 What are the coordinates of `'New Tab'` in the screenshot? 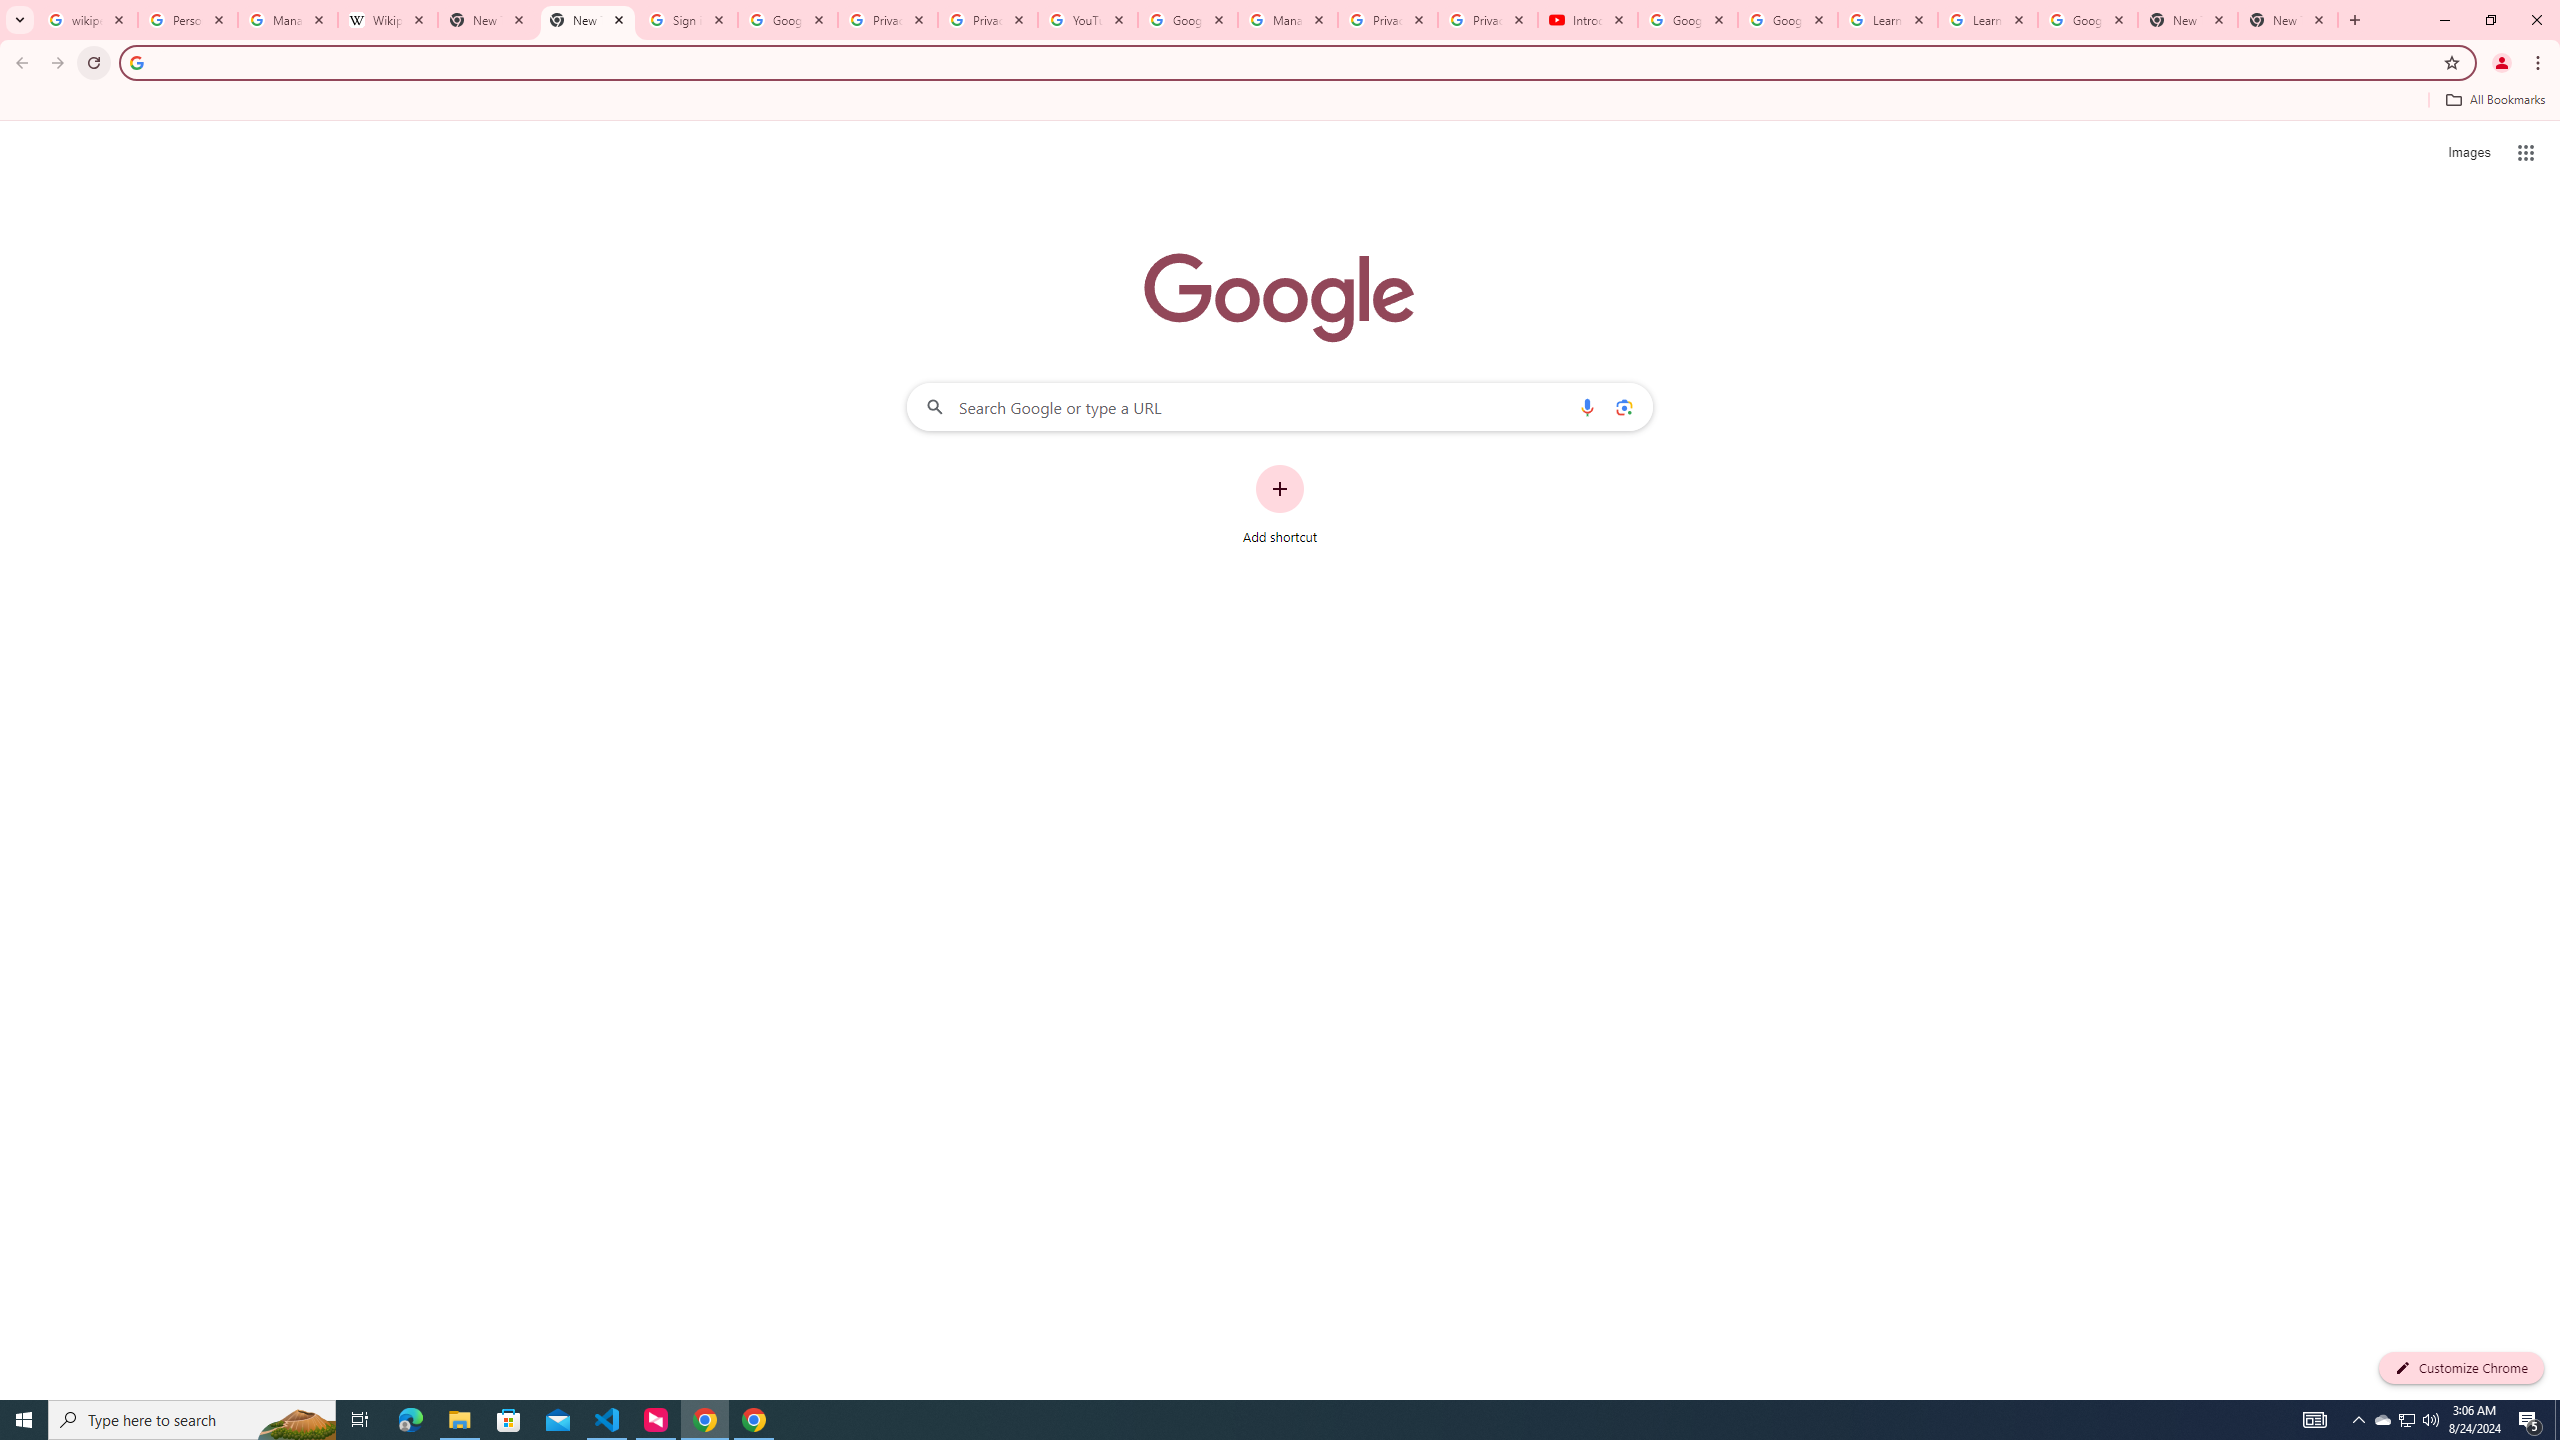 It's located at (2287, 19).